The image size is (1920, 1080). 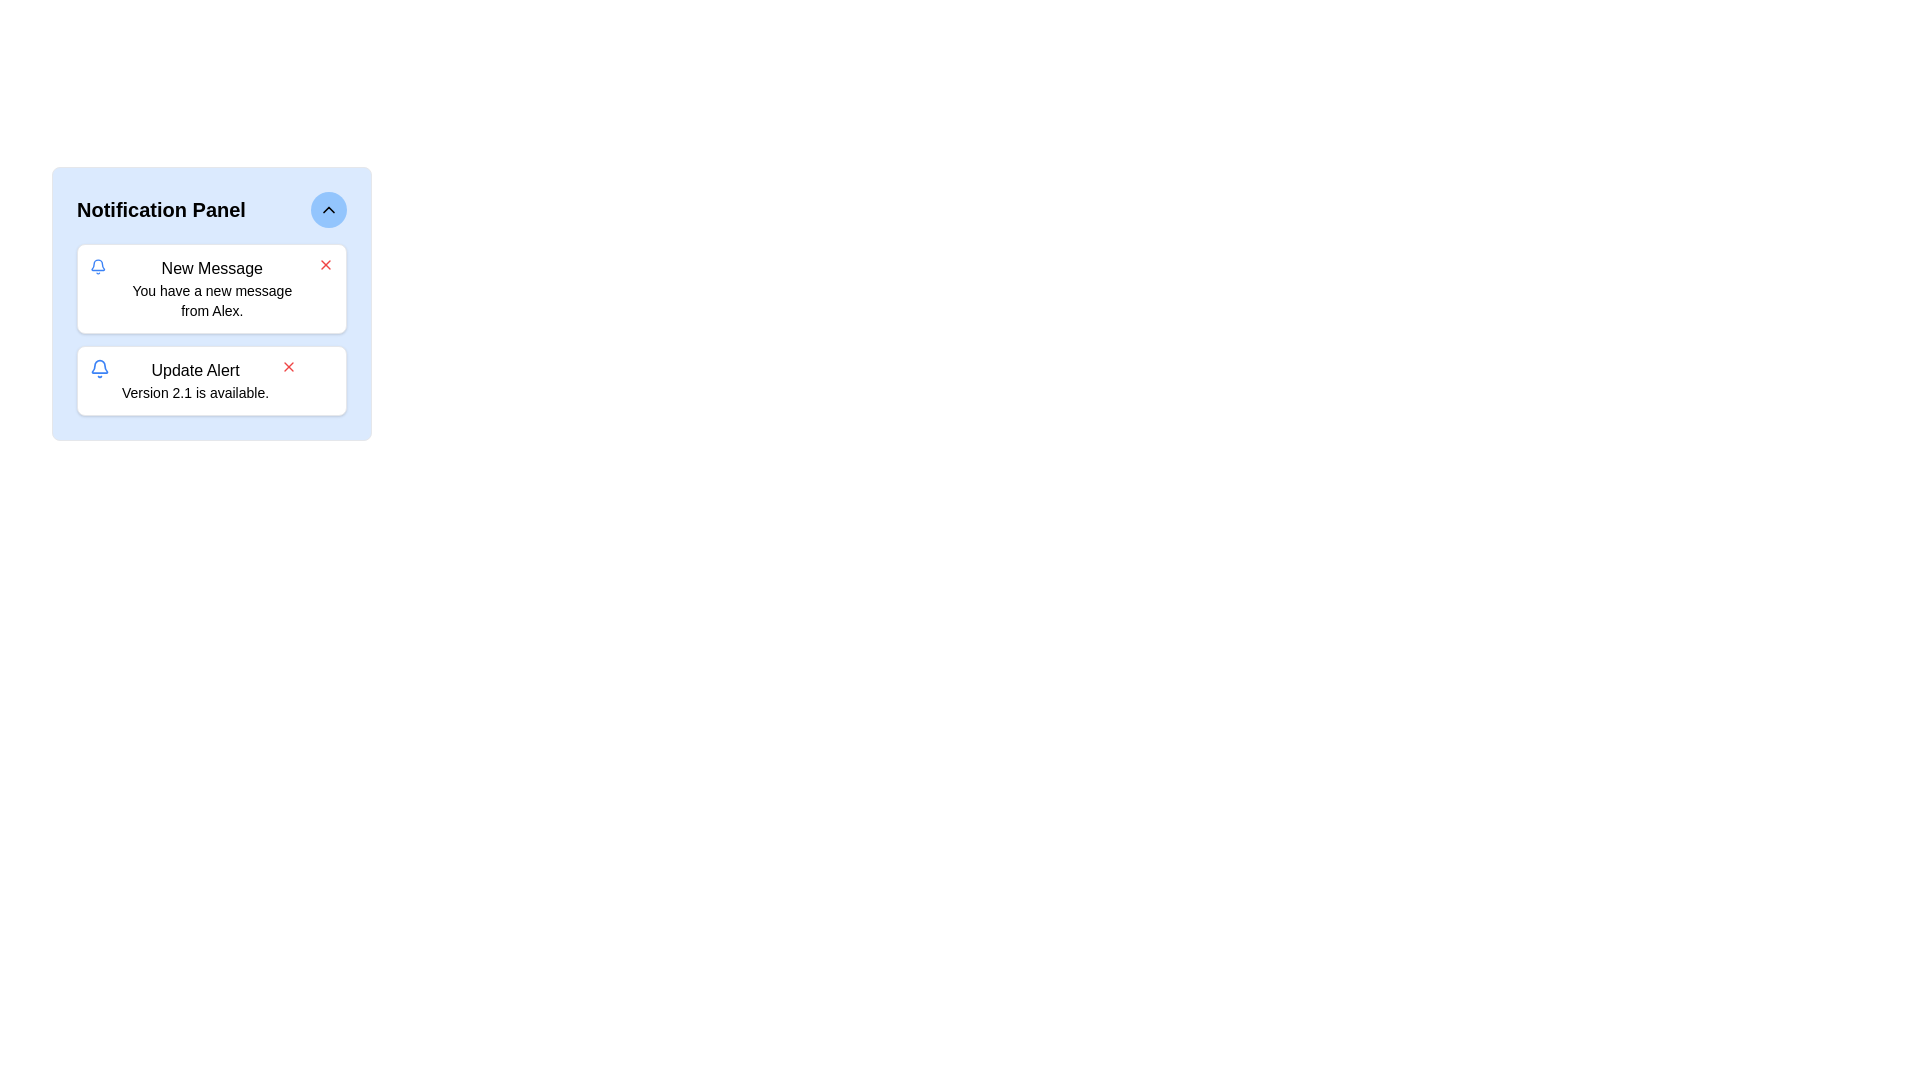 I want to click on the notification alert icon in the Notification Panel, which indicates new or pending notifications, so click(x=99, y=366).